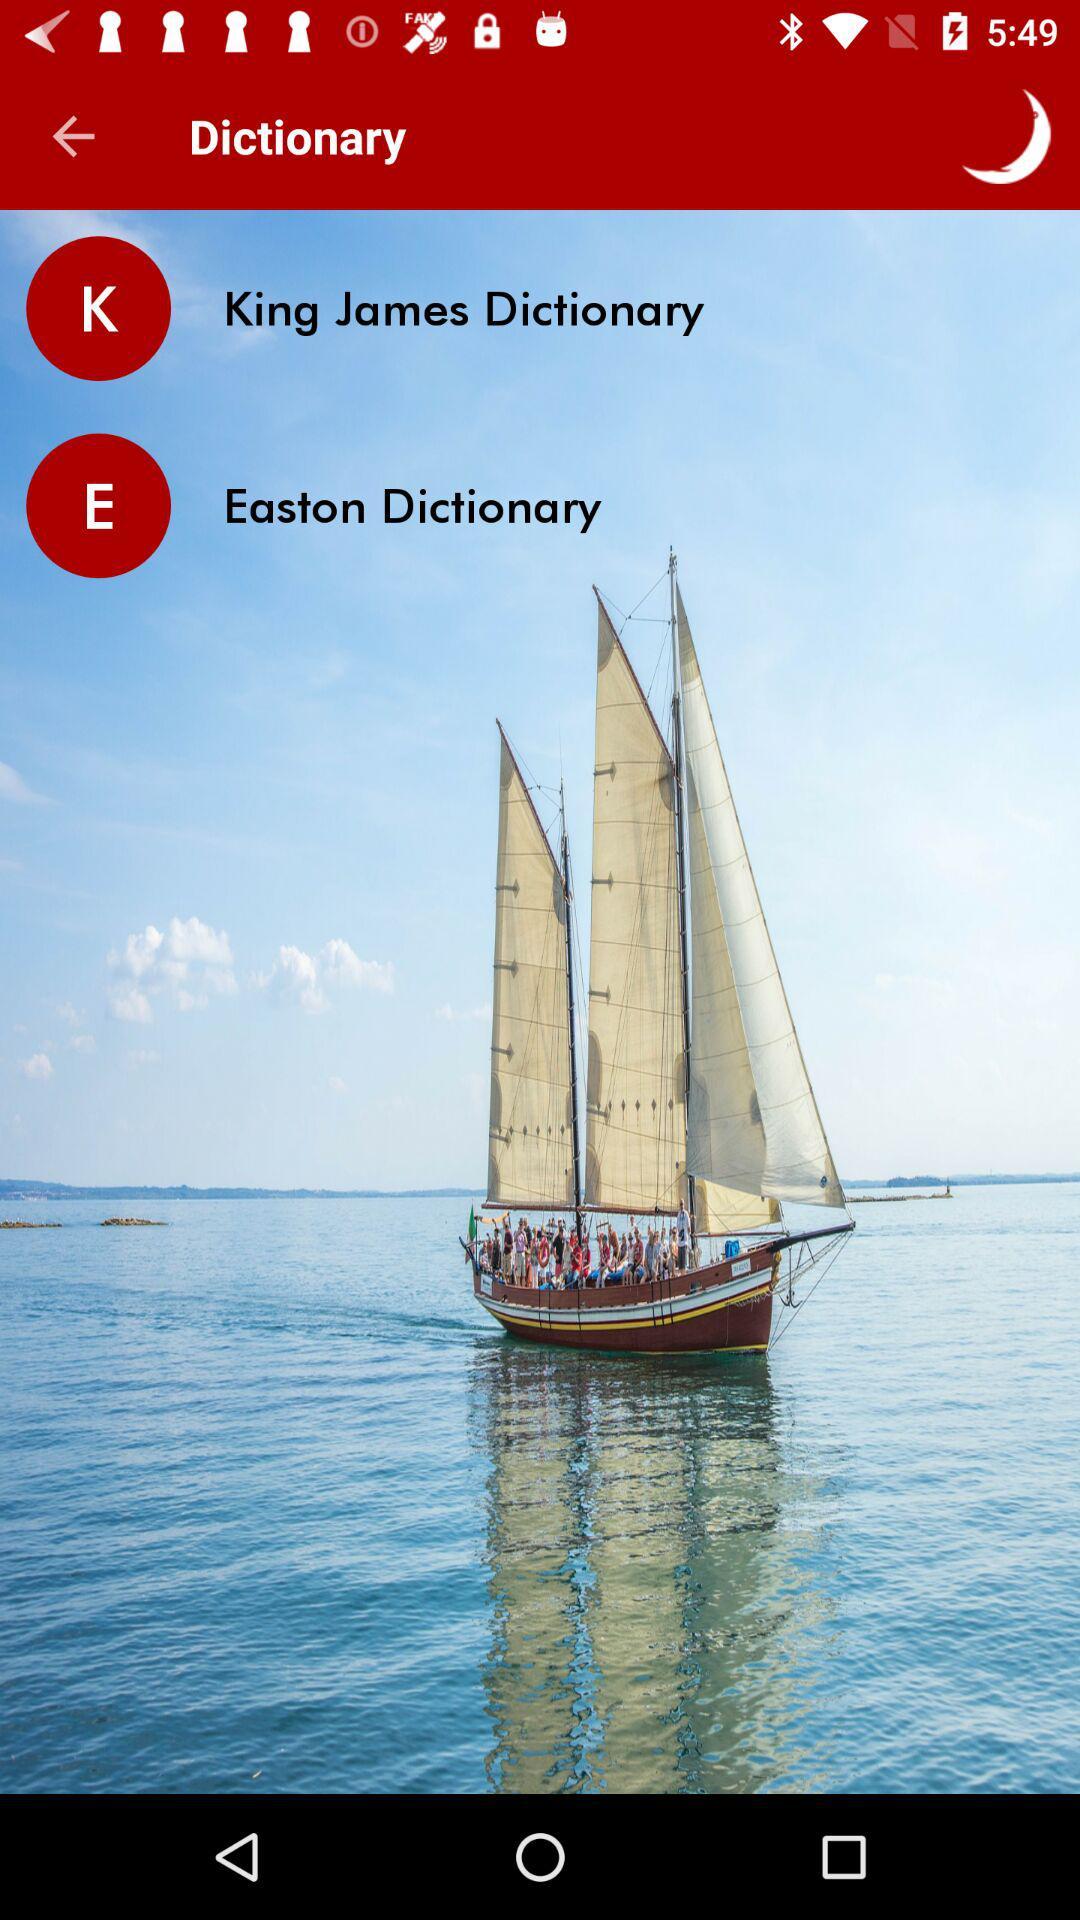  I want to click on go back, so click(72, 135).